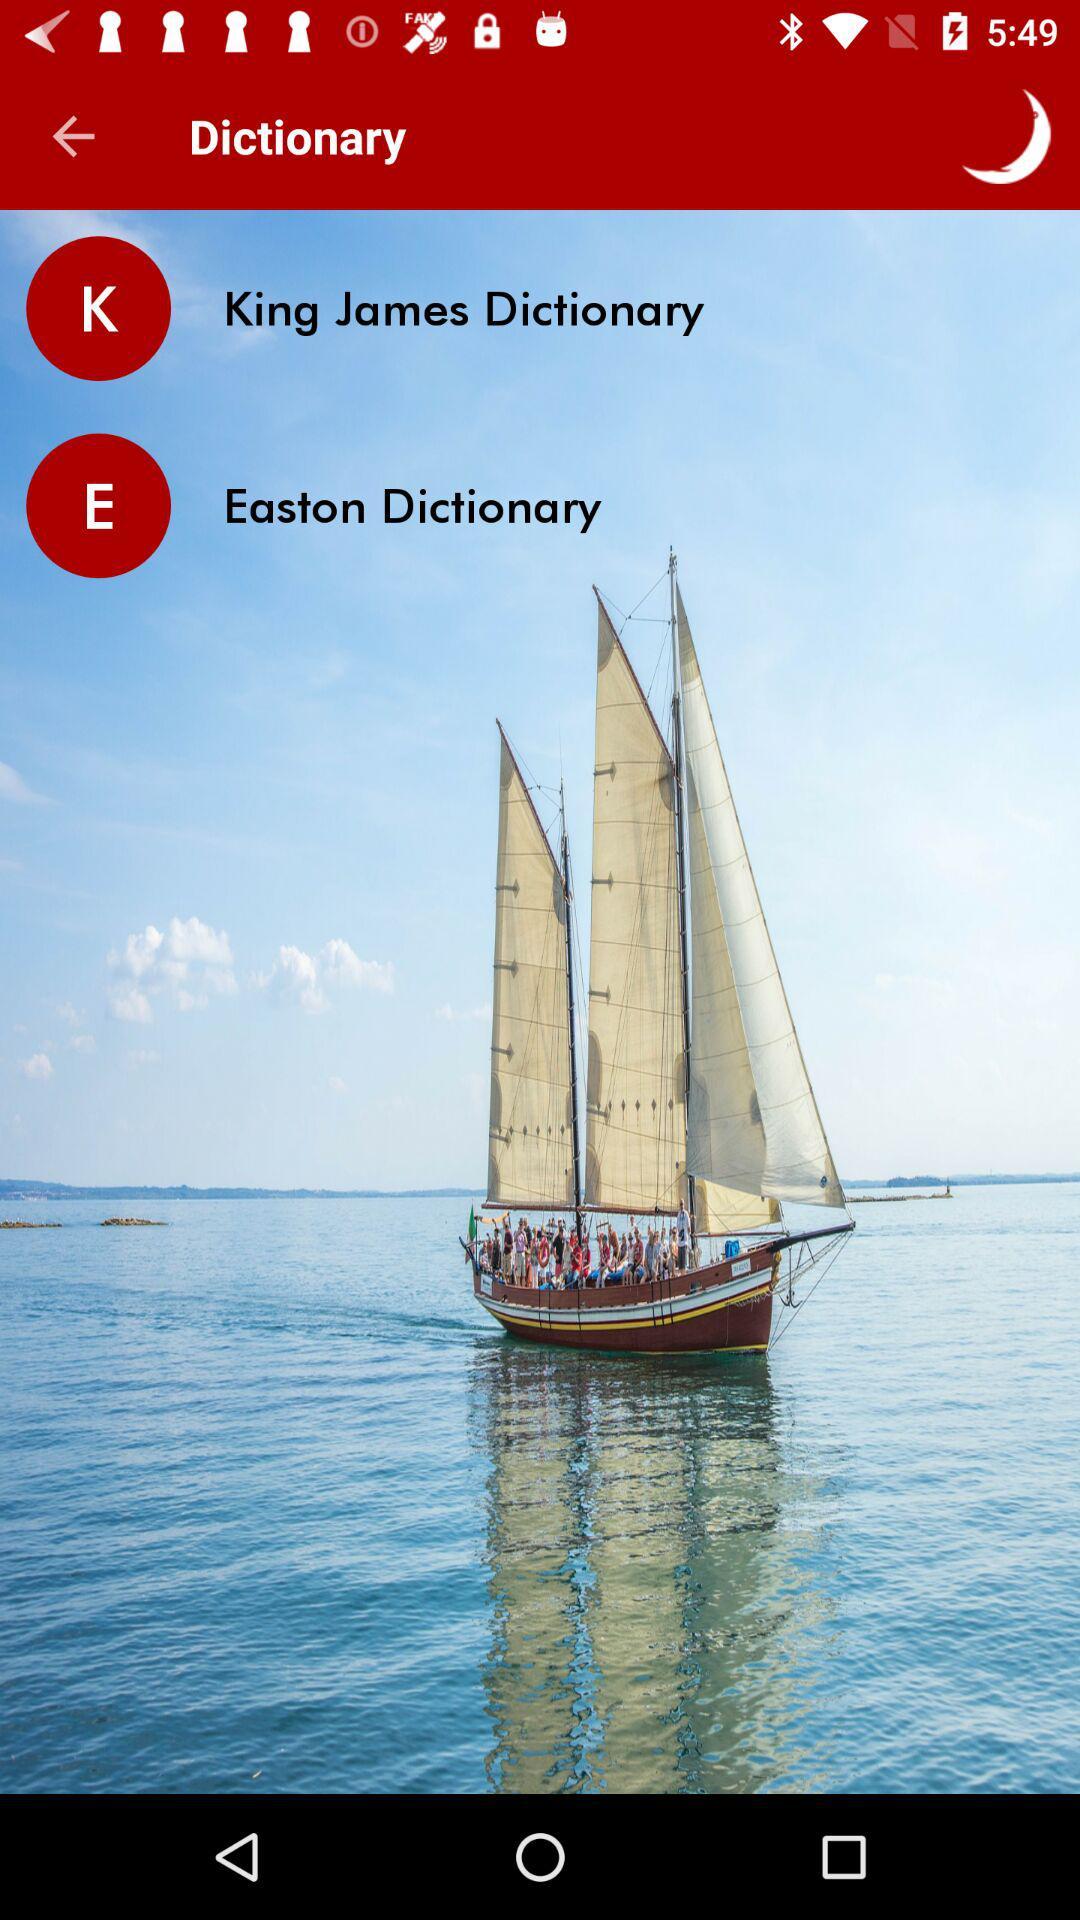  I want to click on go back, so click(72, 135).